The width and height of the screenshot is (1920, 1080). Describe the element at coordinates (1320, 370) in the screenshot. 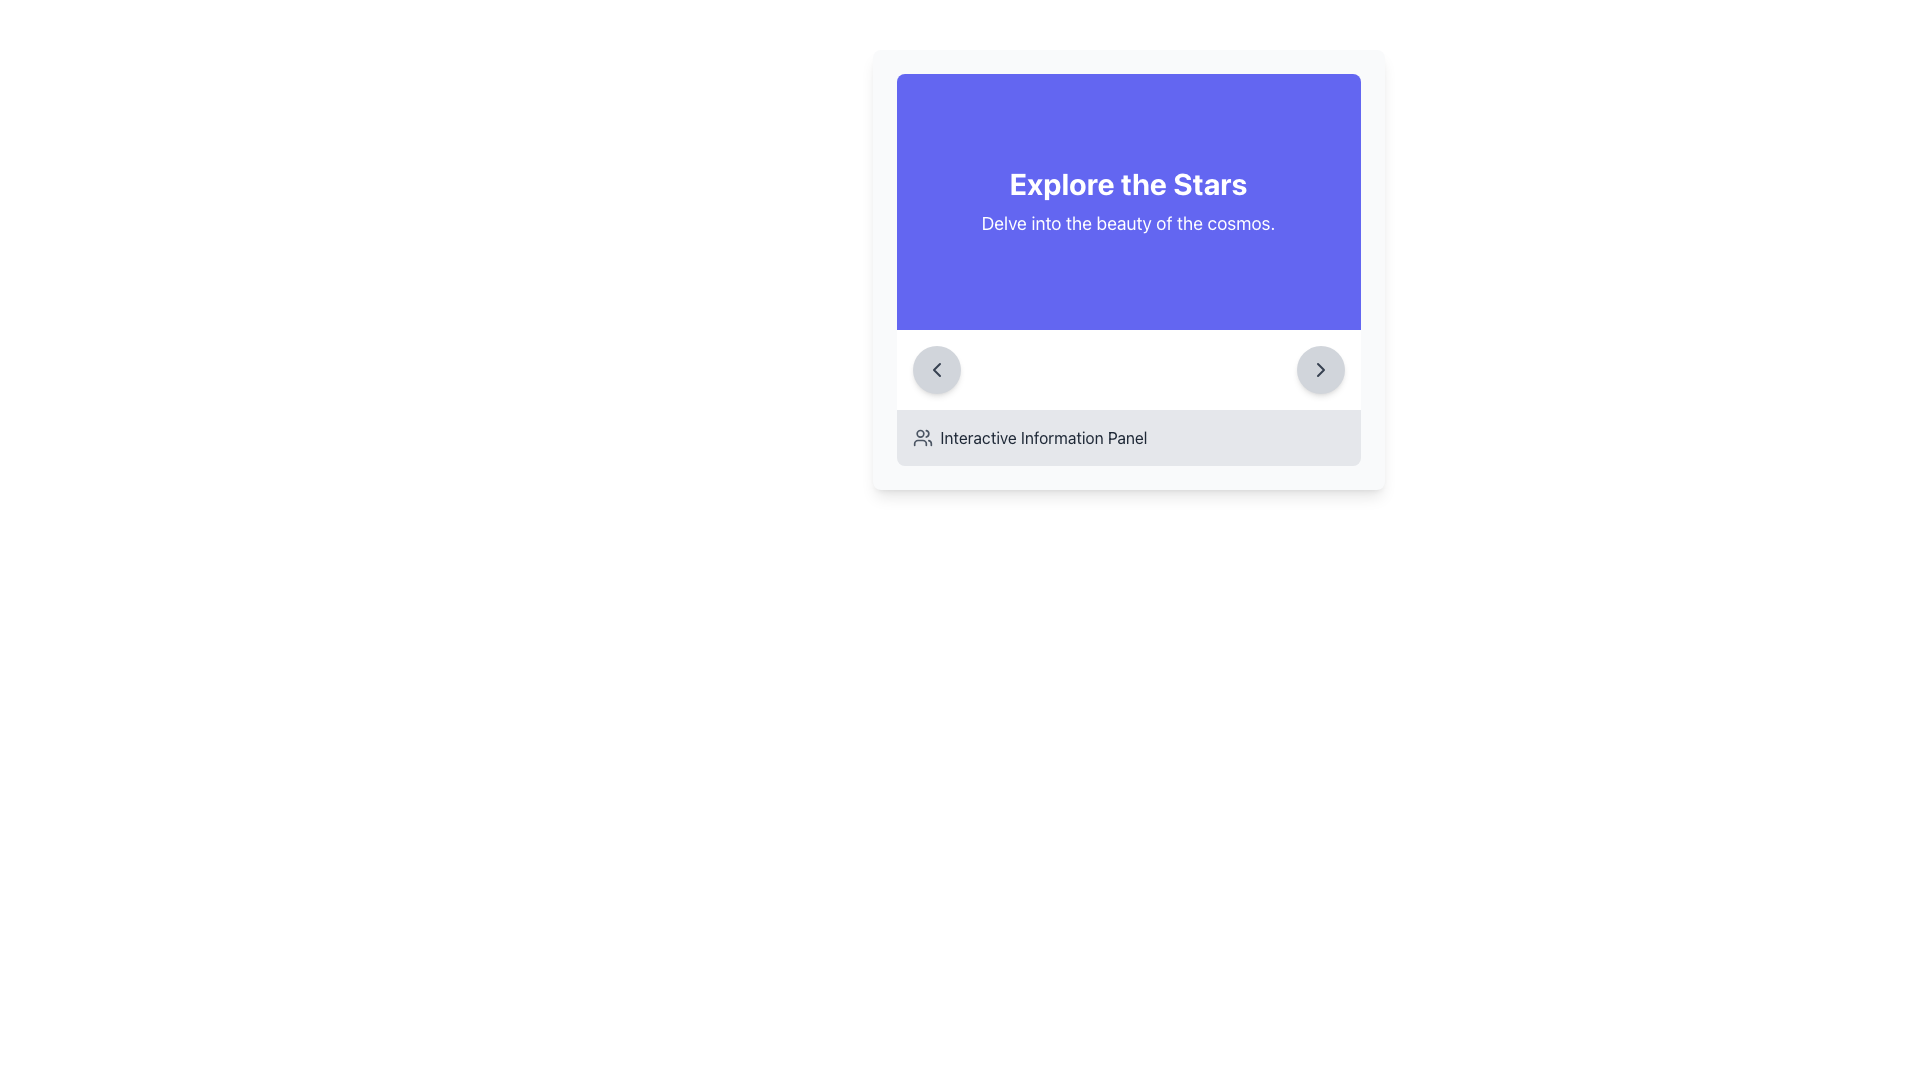

I see `the Chevron-Right icon within the circular button located in the bottom-right corner of the rectangular panel for keyboard navigation` at that location.